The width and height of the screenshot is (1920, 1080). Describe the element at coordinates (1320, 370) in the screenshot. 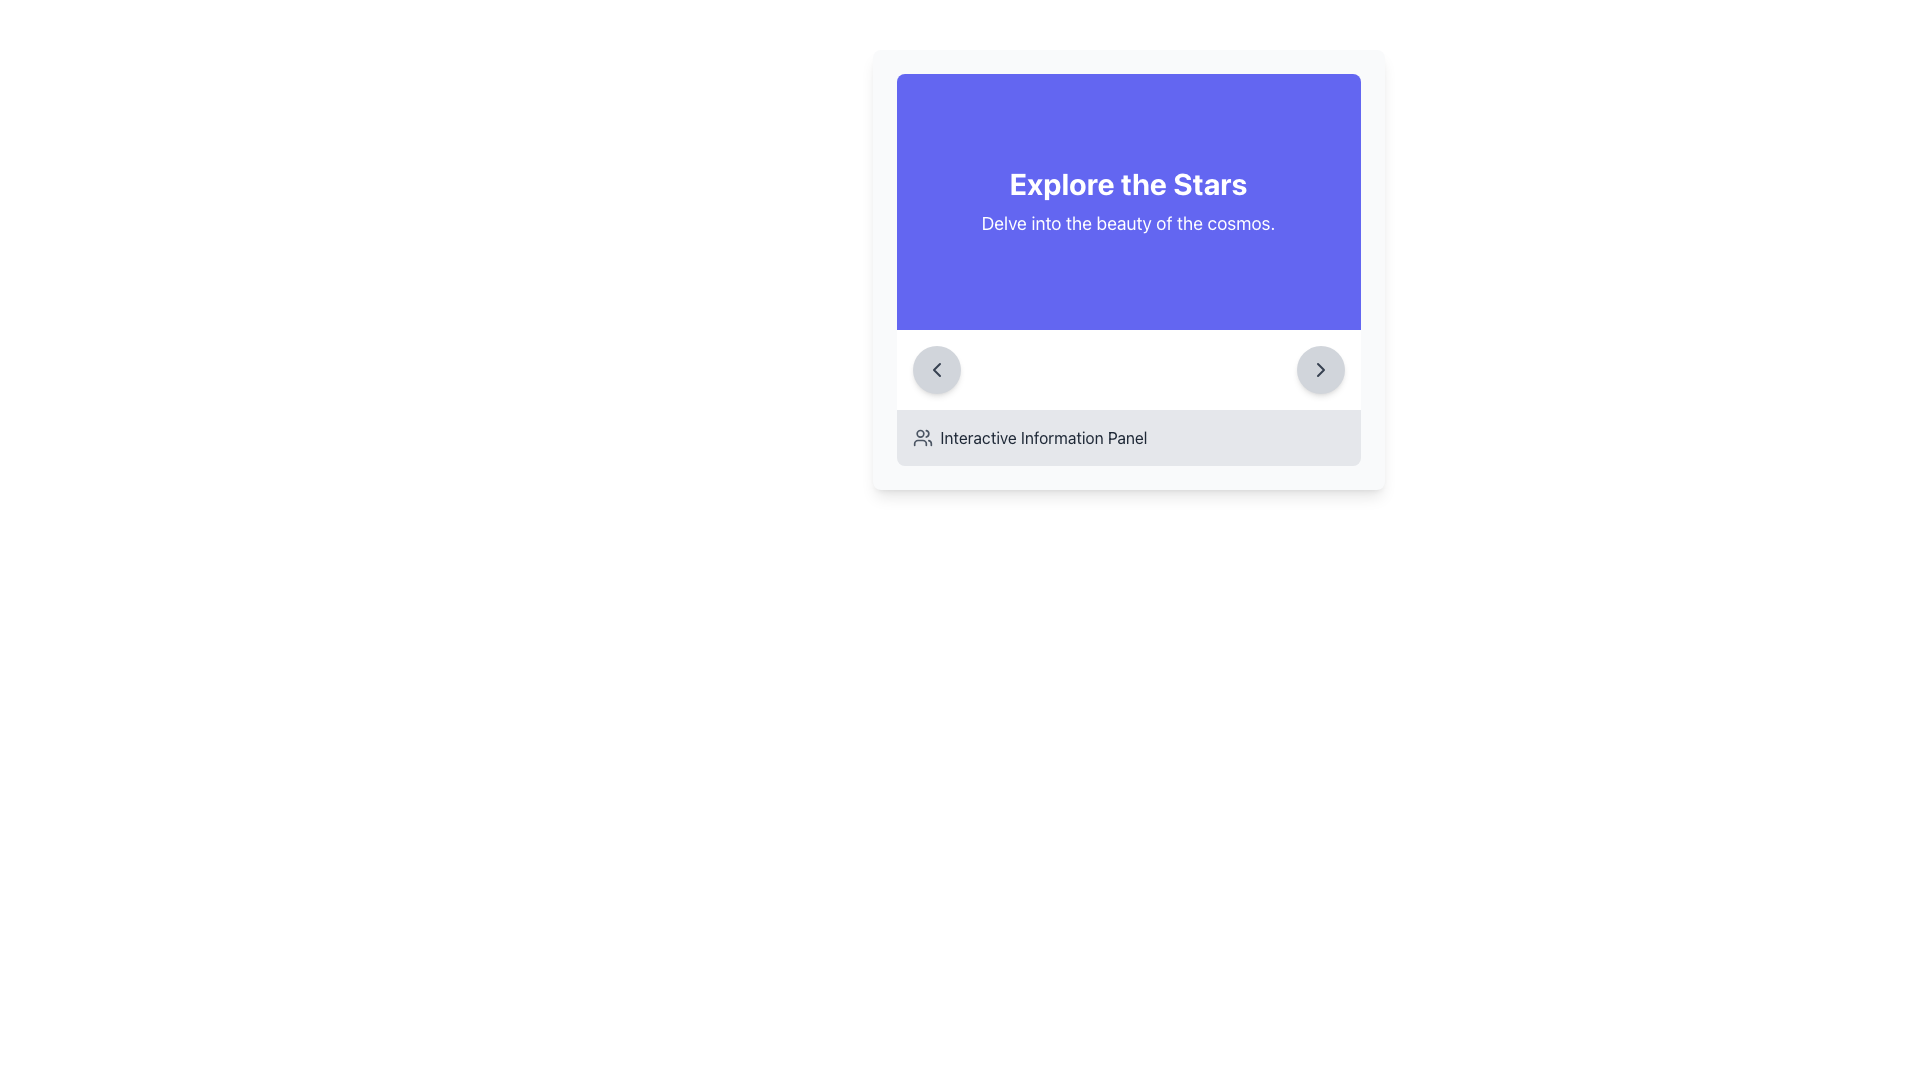

I see `the Chevron-Right icon within the circular button located in the bottom-right corner of the rectangular panel for keyboard navigation` at that location.